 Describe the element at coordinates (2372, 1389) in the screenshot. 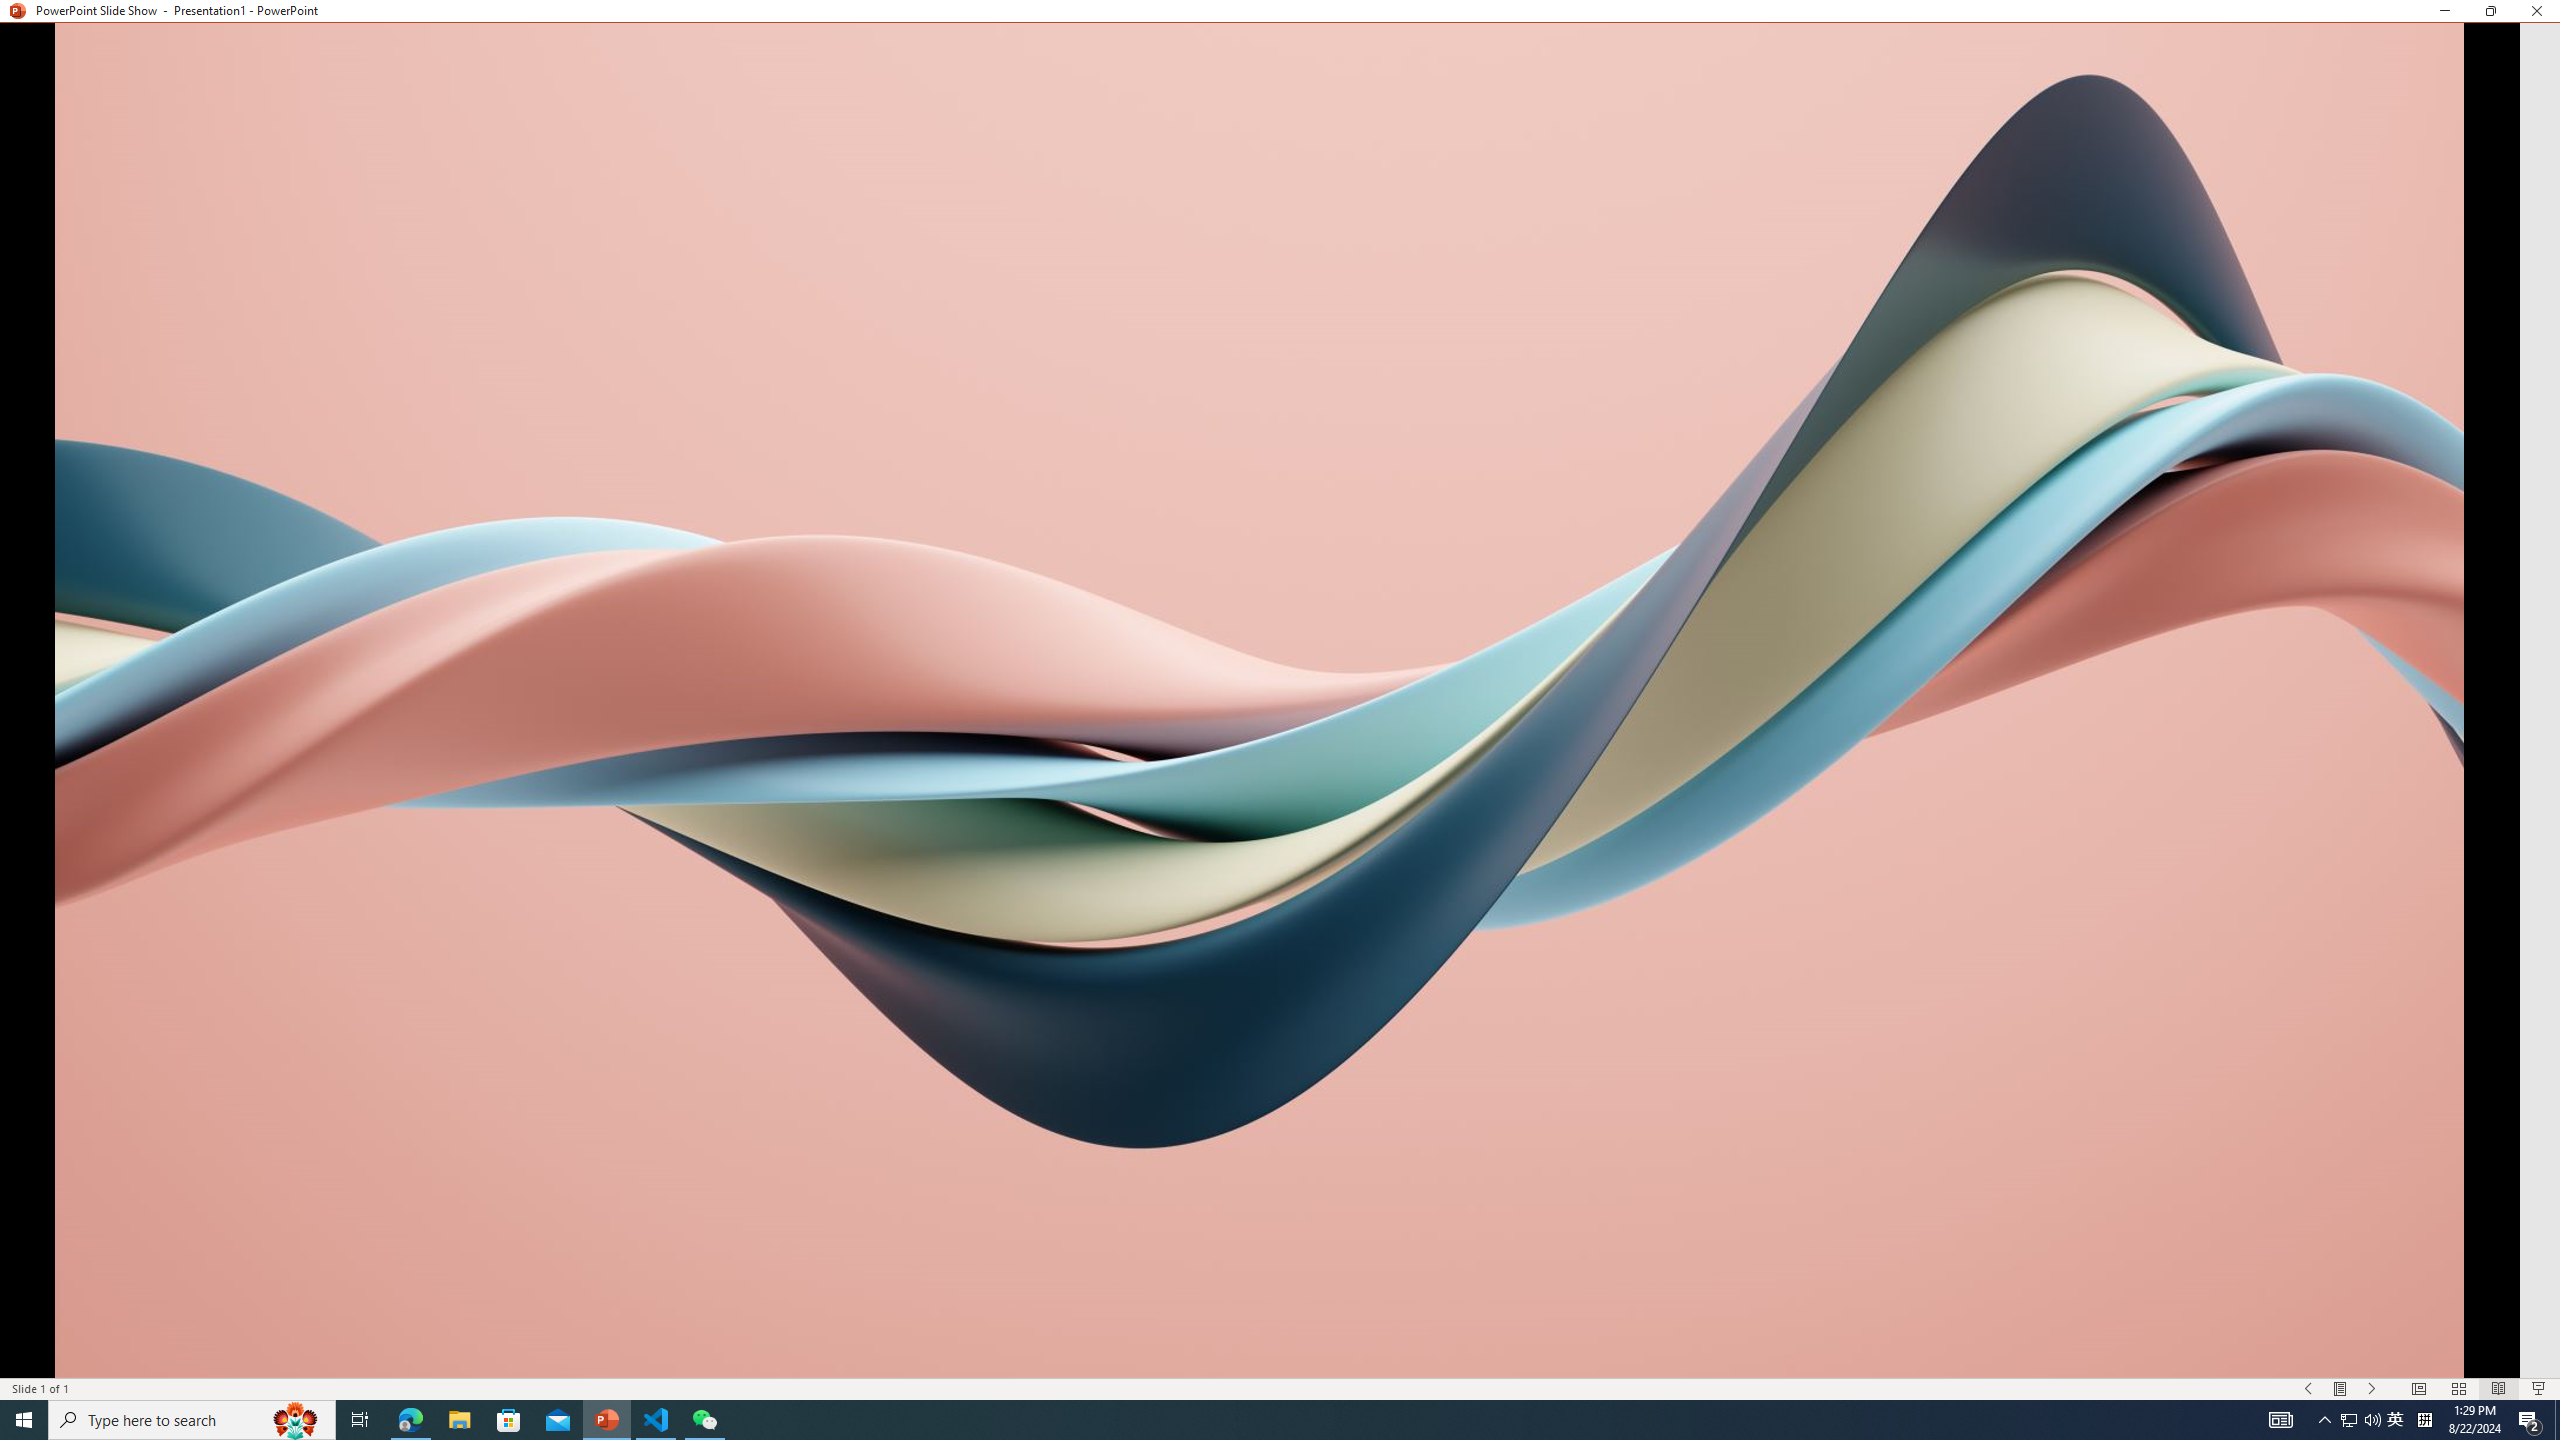

I see `'Slide Show Next On'` at that location.